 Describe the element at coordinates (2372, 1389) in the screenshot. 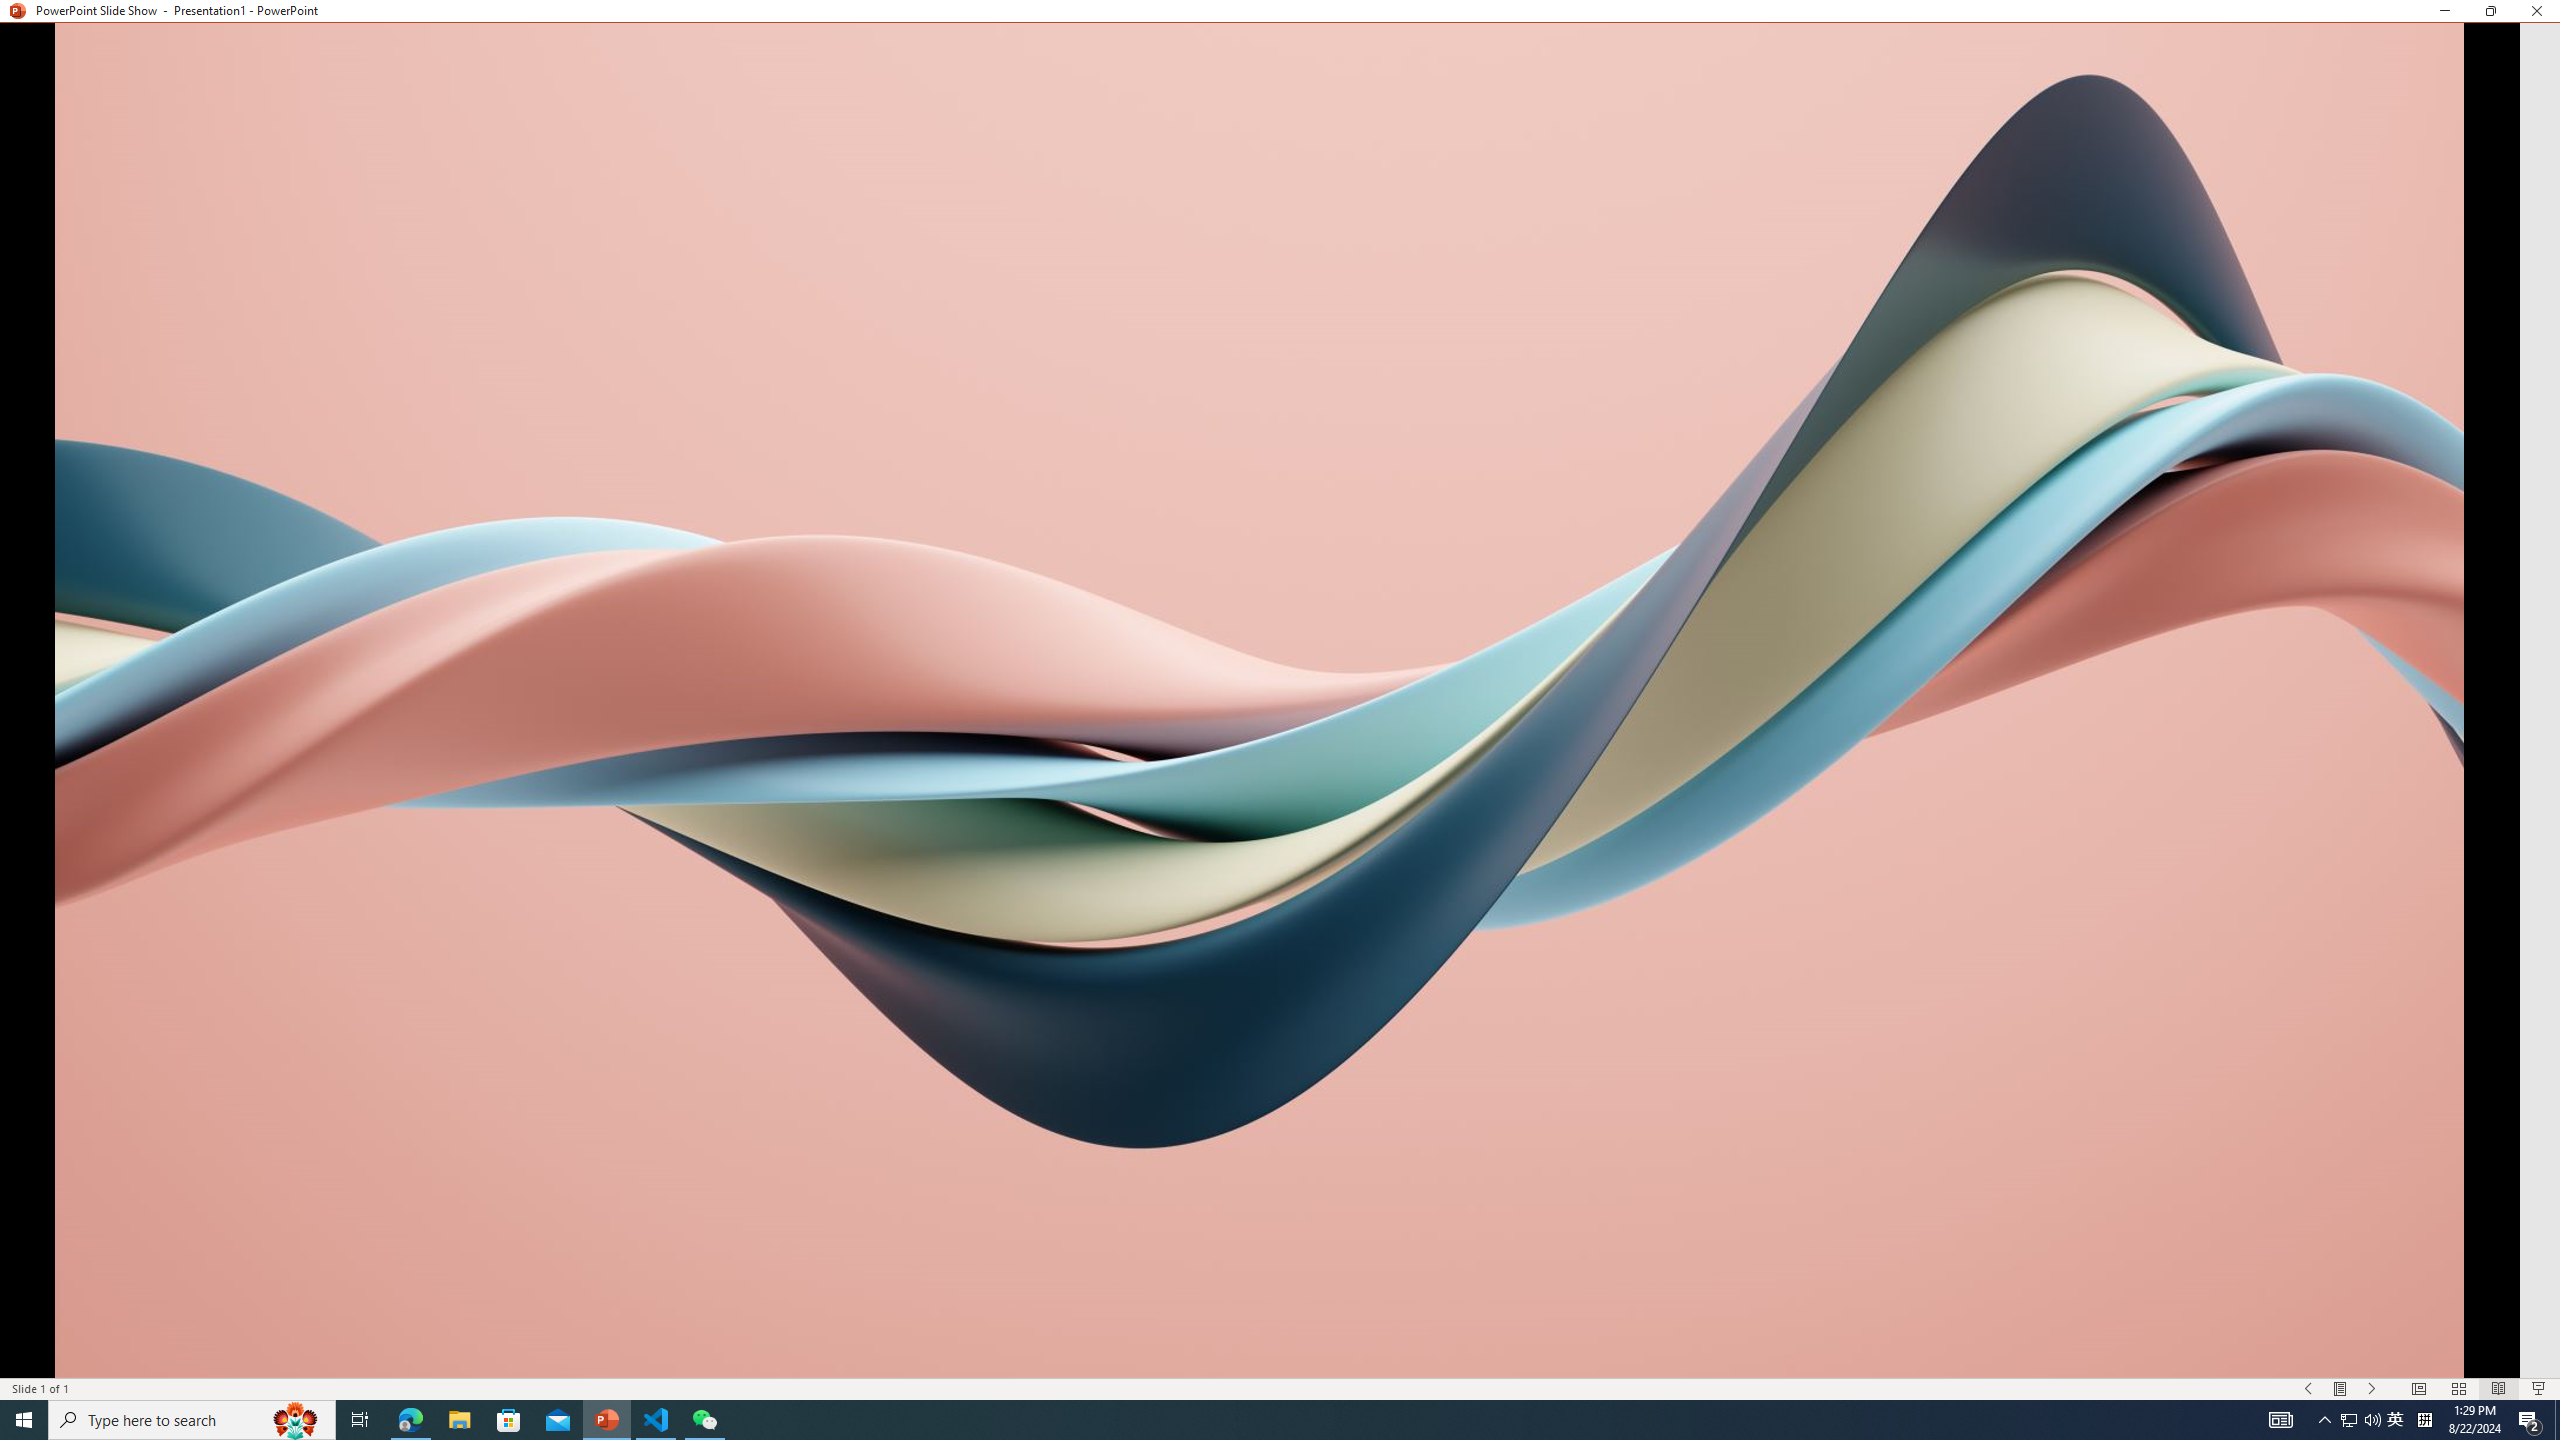

I see `'Slide Show Next On'` at that location.